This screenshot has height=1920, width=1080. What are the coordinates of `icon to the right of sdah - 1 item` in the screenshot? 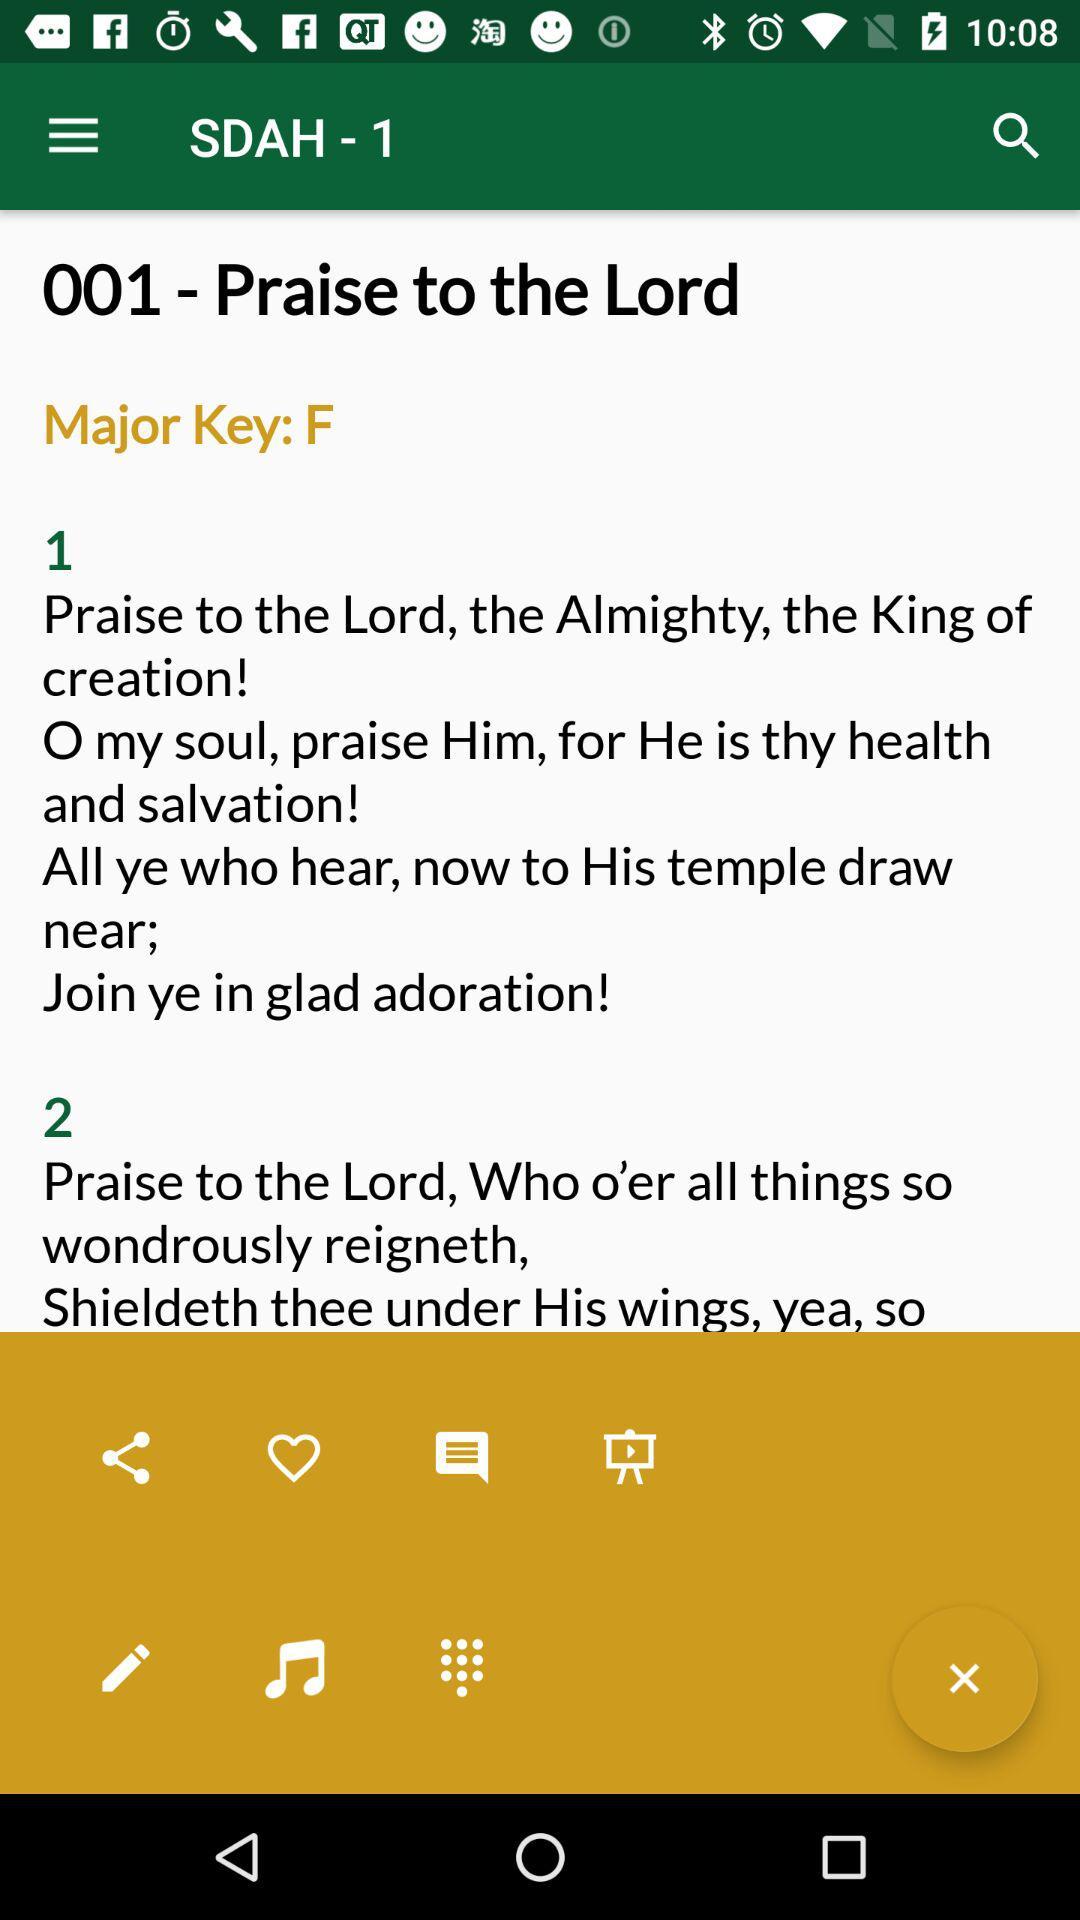 It's located at (1017, 135).